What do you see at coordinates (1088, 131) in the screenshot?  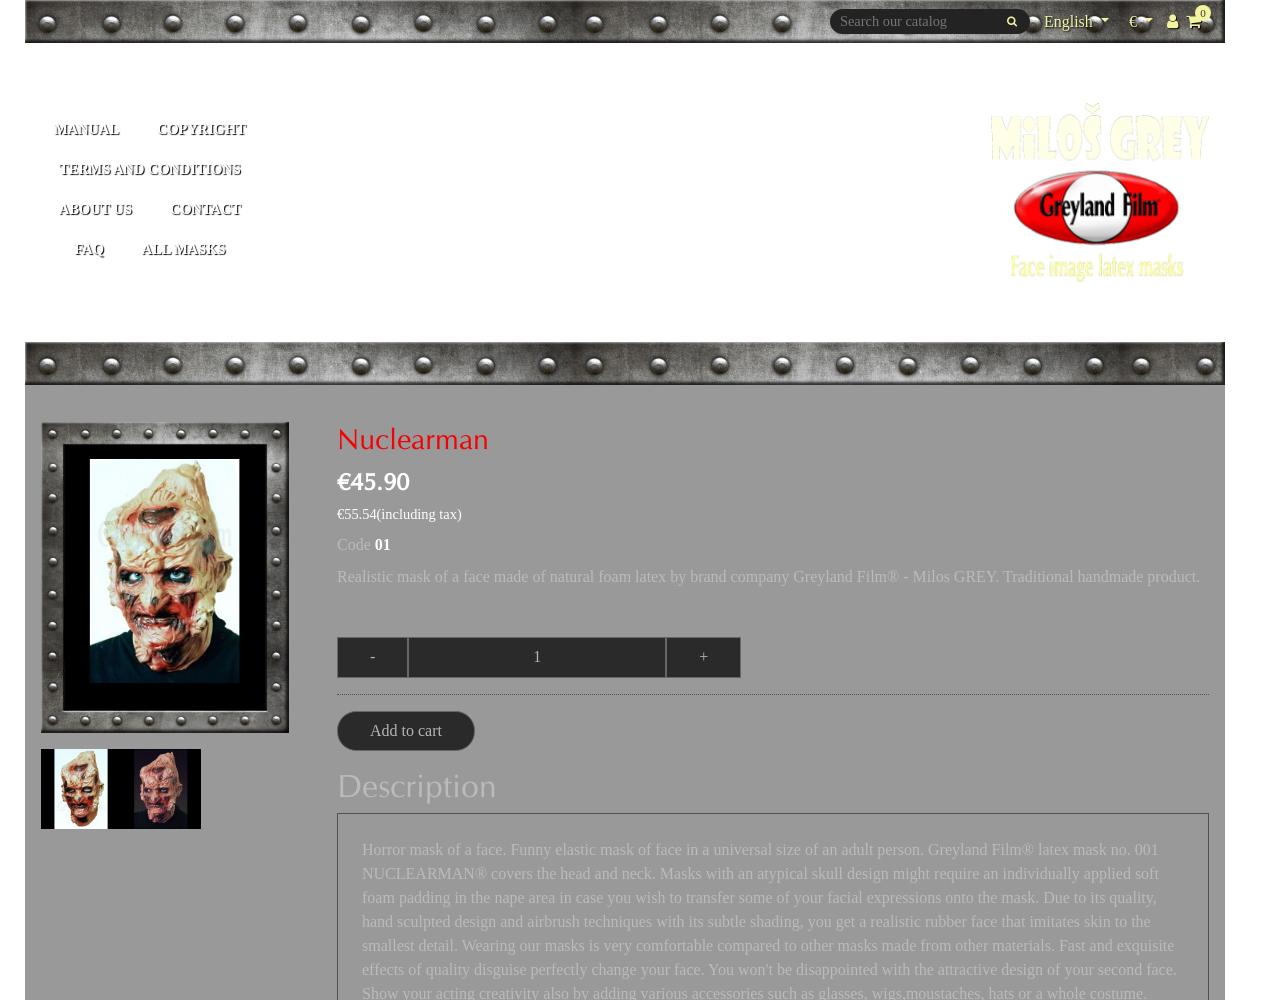 I see `'Deutsch'` at bounding box center [1088, 131].